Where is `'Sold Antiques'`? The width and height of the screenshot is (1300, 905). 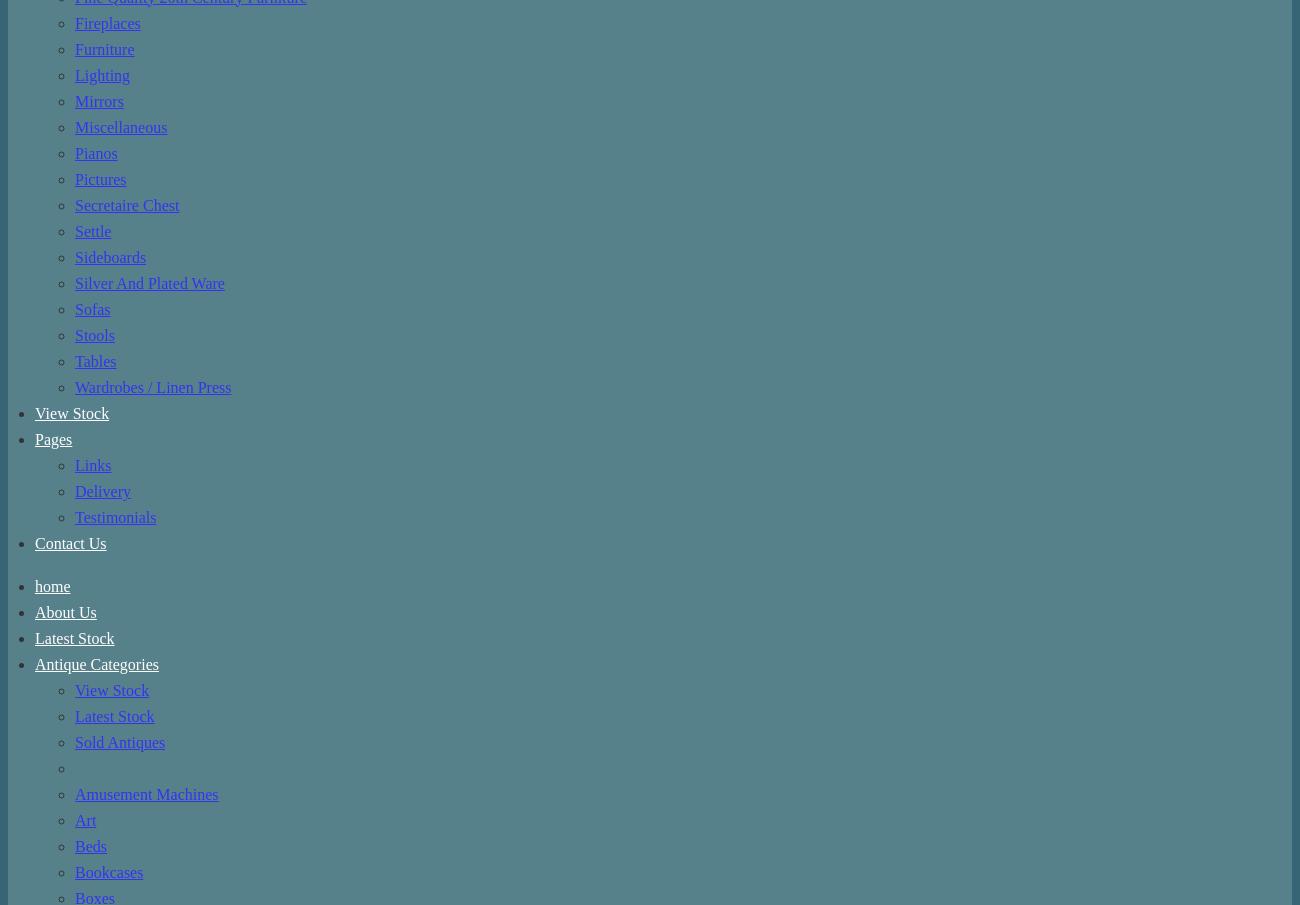 'Sold Antiques' is located at coordinates (118, 740).